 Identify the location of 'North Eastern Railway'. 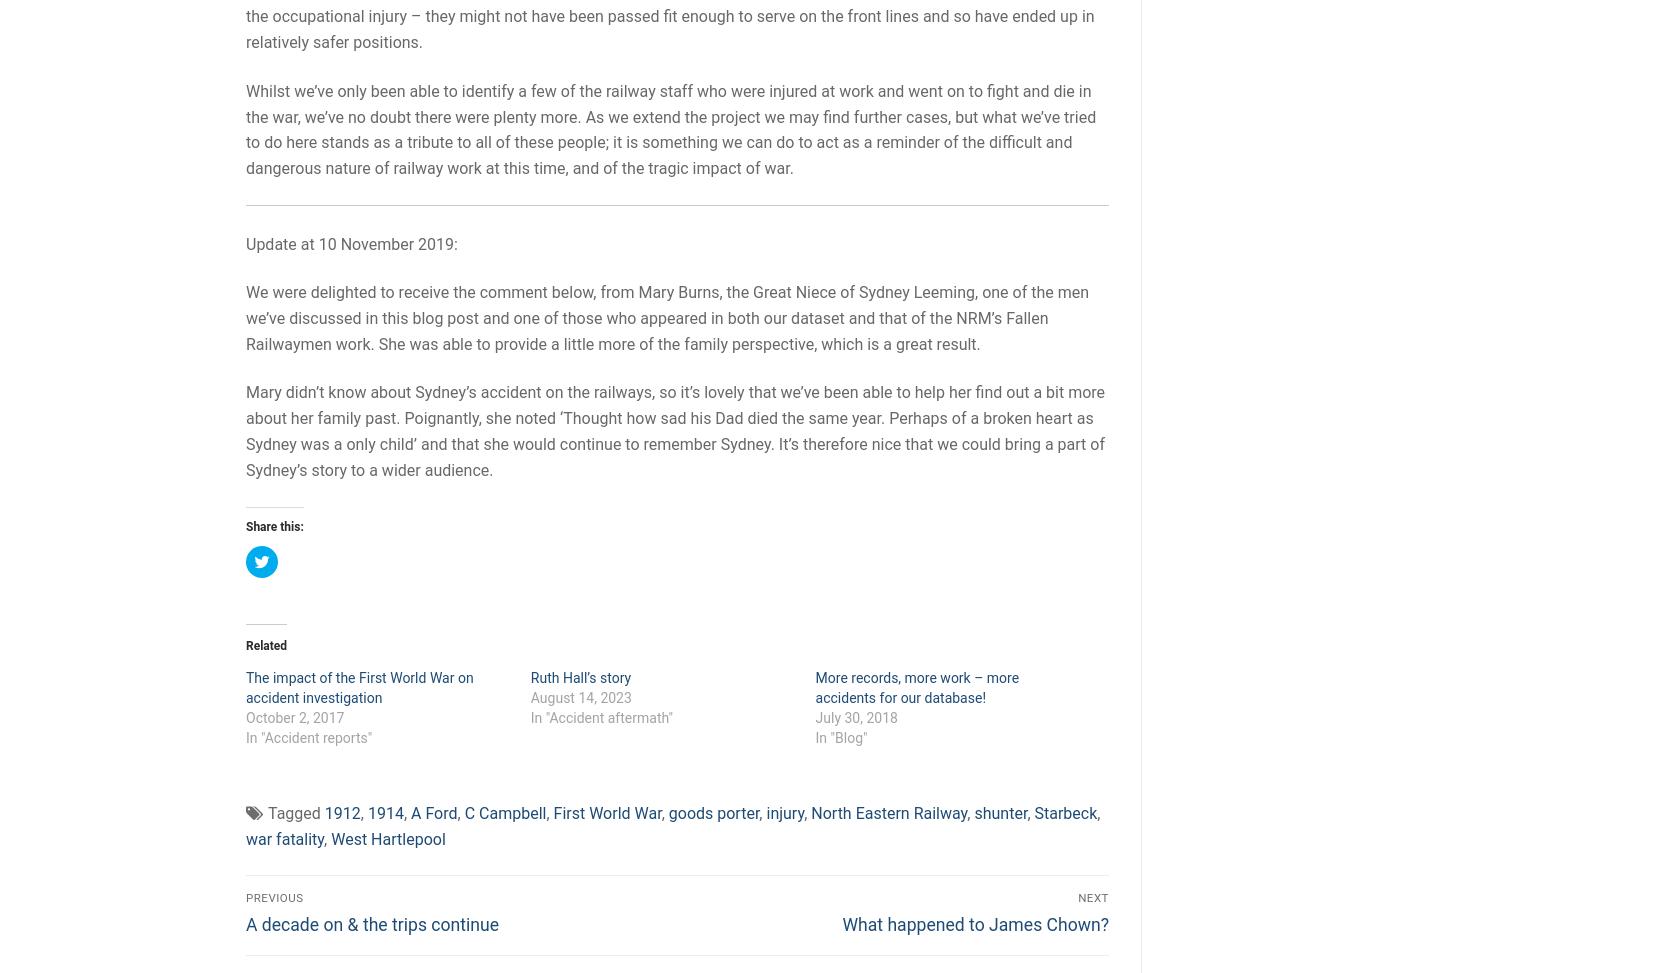
(888, 812).